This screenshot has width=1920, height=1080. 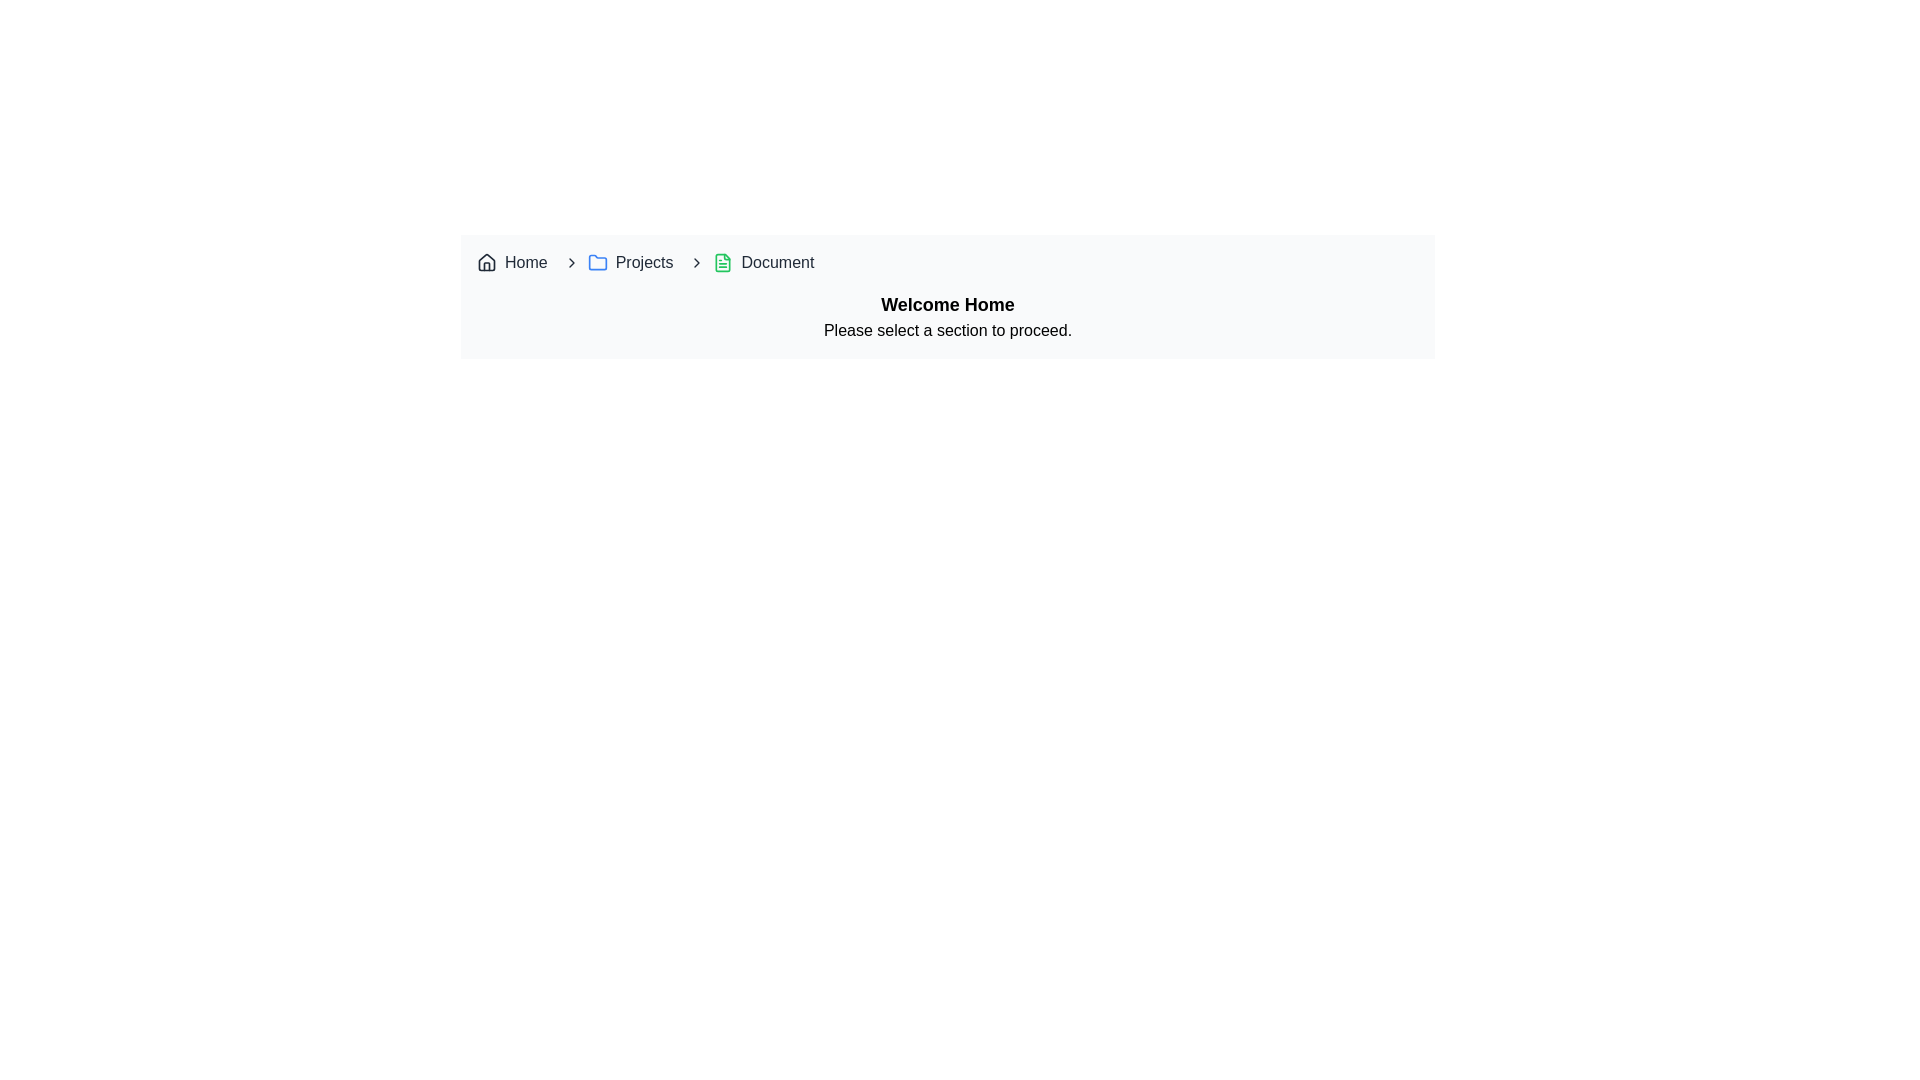 I want to click on the small right-facing chevron icon located between the 'Home' text label and the 'Projects' folder icon in the breadcrumb navigation bar, so click(x=570, y=261).